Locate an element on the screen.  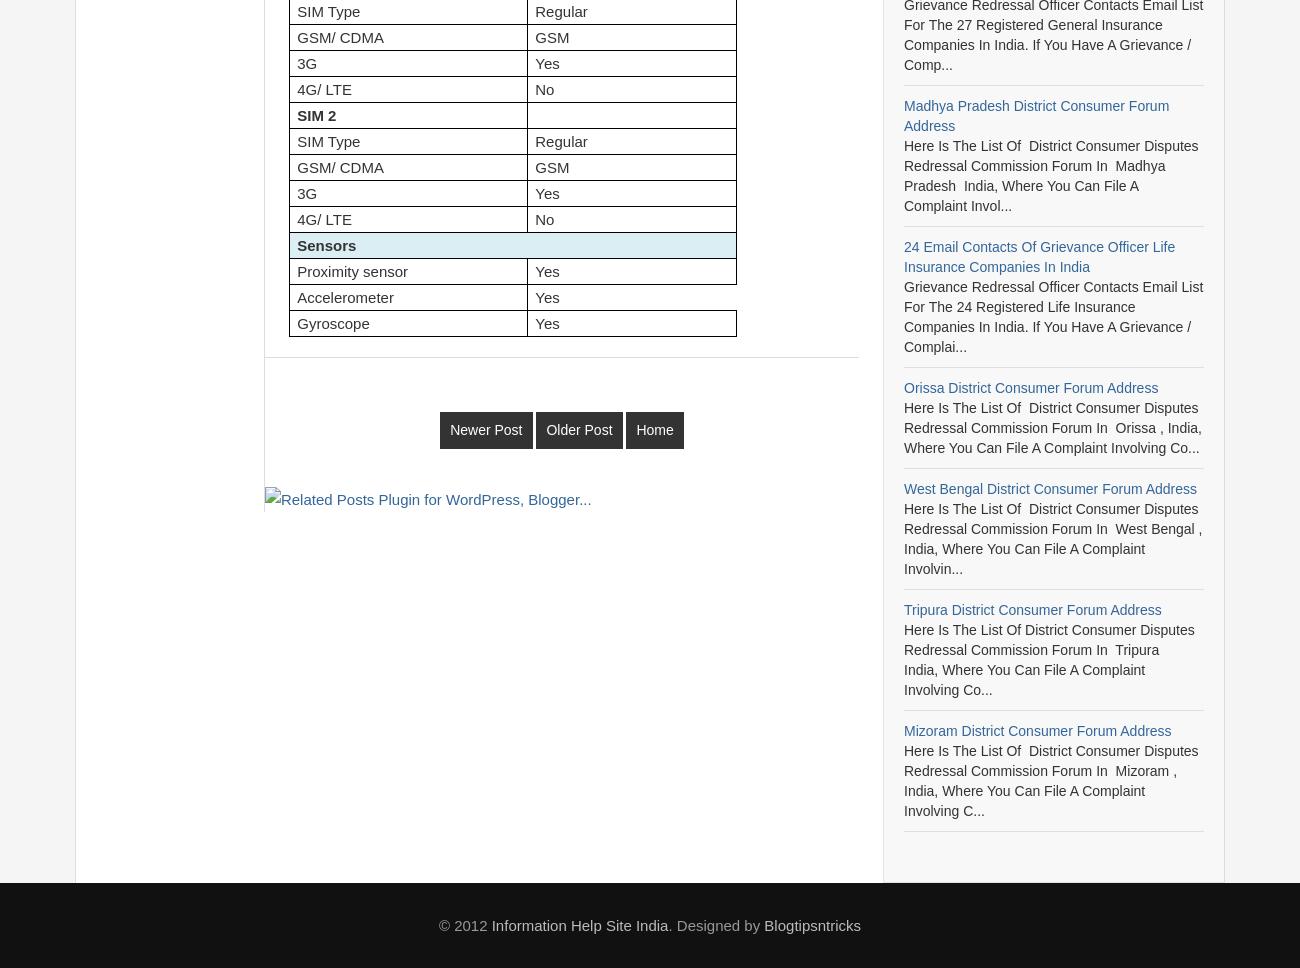
'24 Email Contacts of Grievance Officer Life Insurance Companies in India' is located at coordinates (1039, 257).